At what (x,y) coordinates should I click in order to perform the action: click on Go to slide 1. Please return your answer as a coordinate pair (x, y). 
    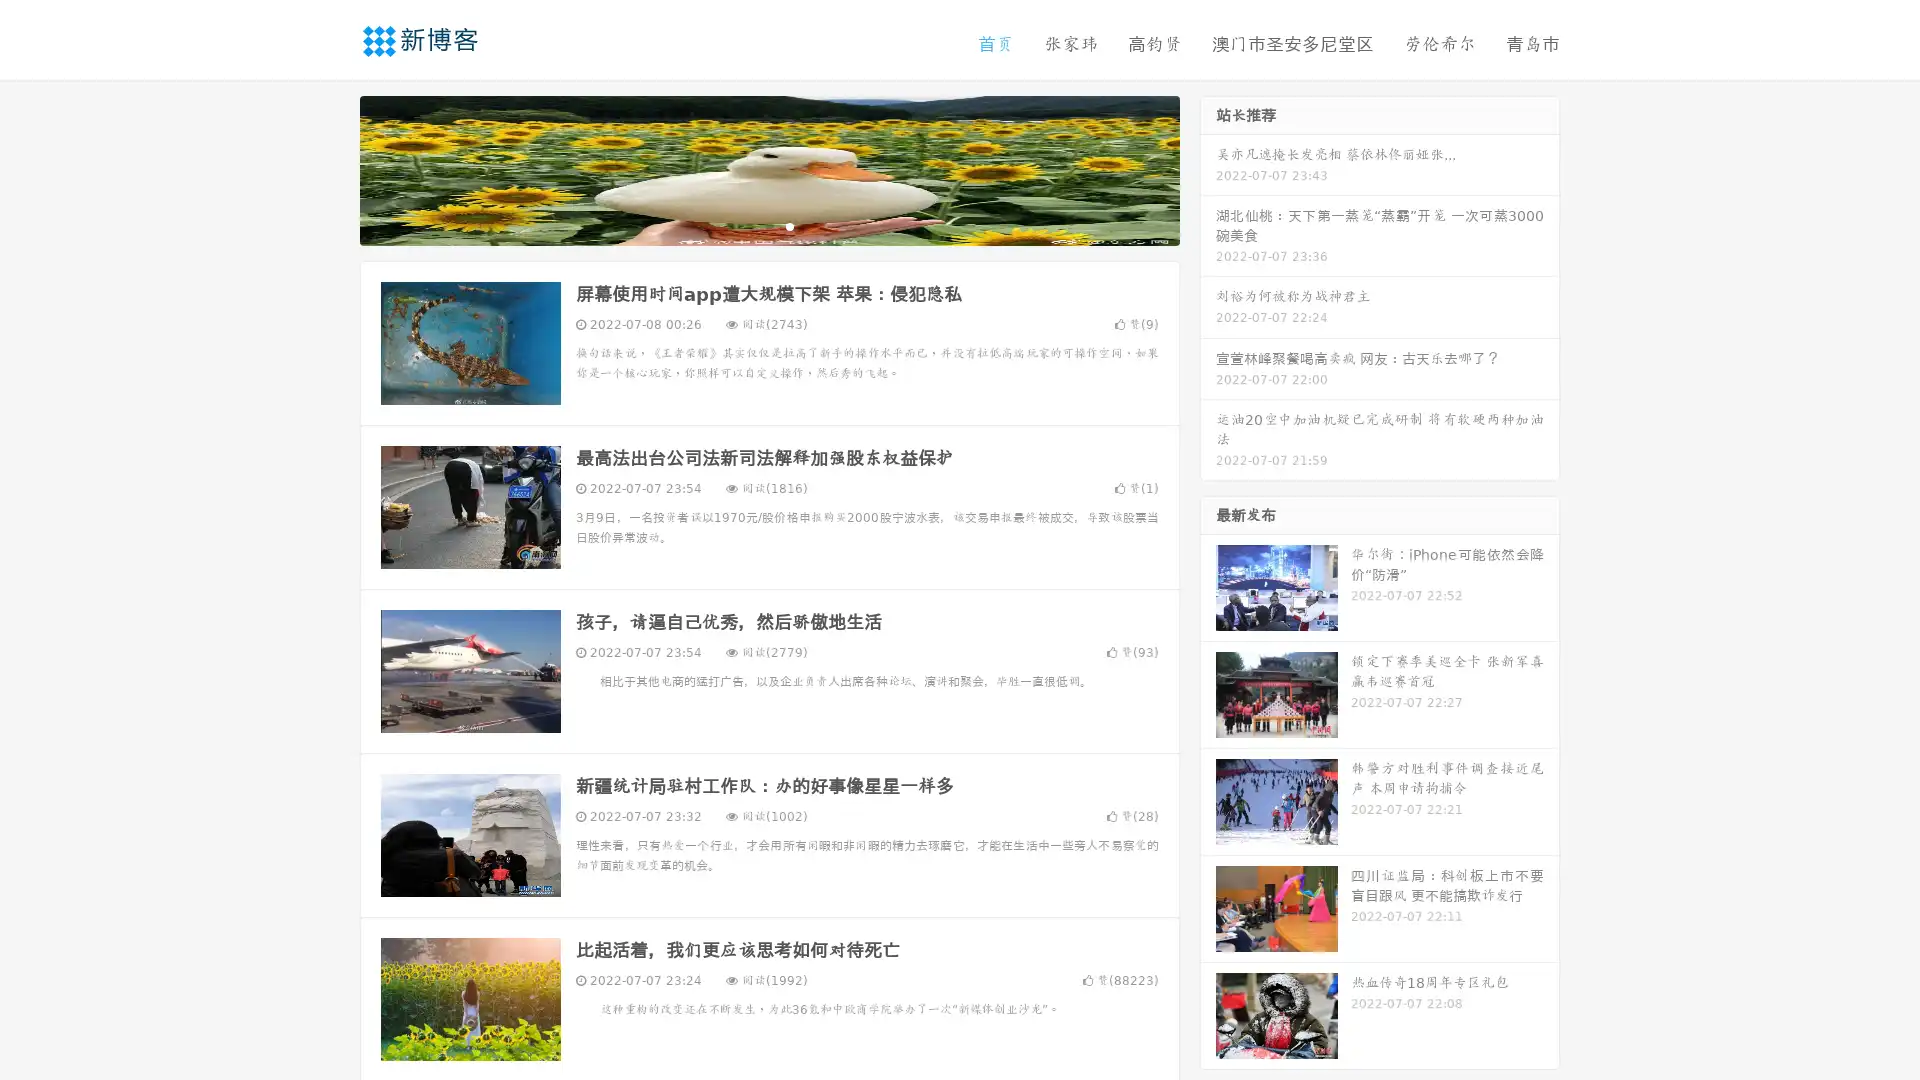
    Looking at the image, I should click on (748, 225).